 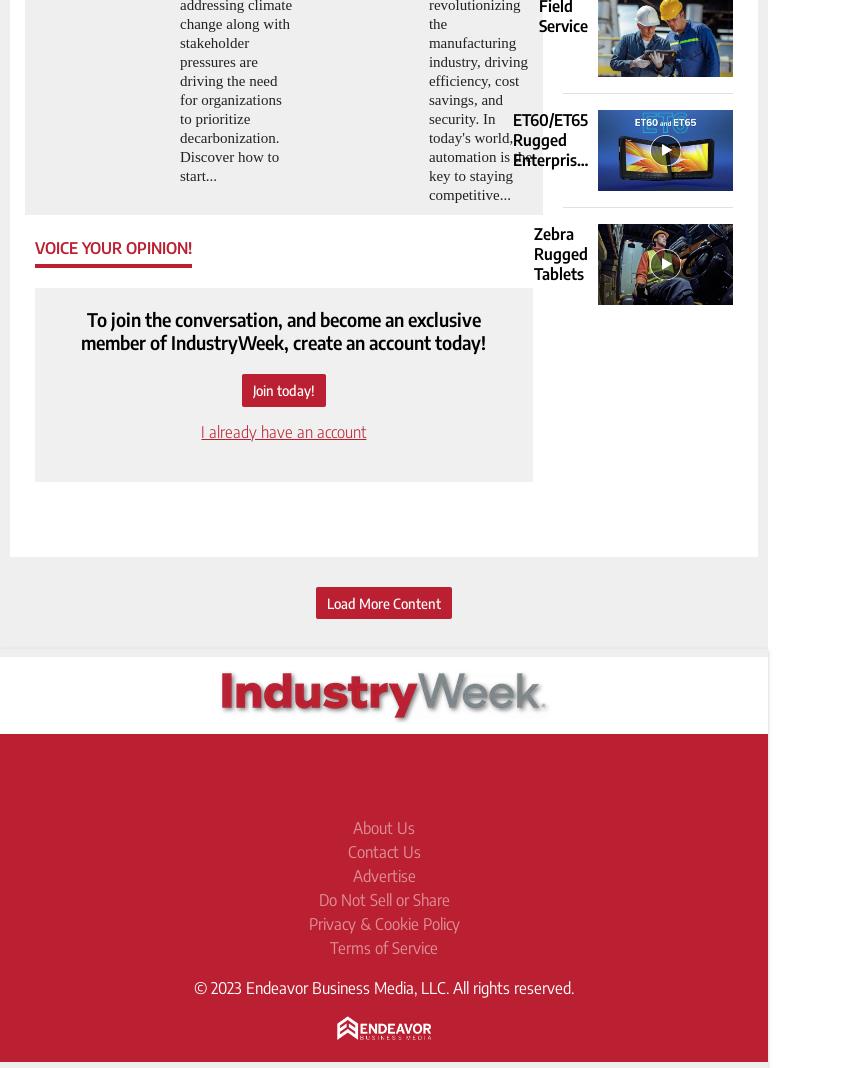 What do you see at coordinates (384, 988) in the screenshot?
I see `'© 2023 Endeavor Business Media, LLC. All rights reserved.'` at bounding box center [384, 988].